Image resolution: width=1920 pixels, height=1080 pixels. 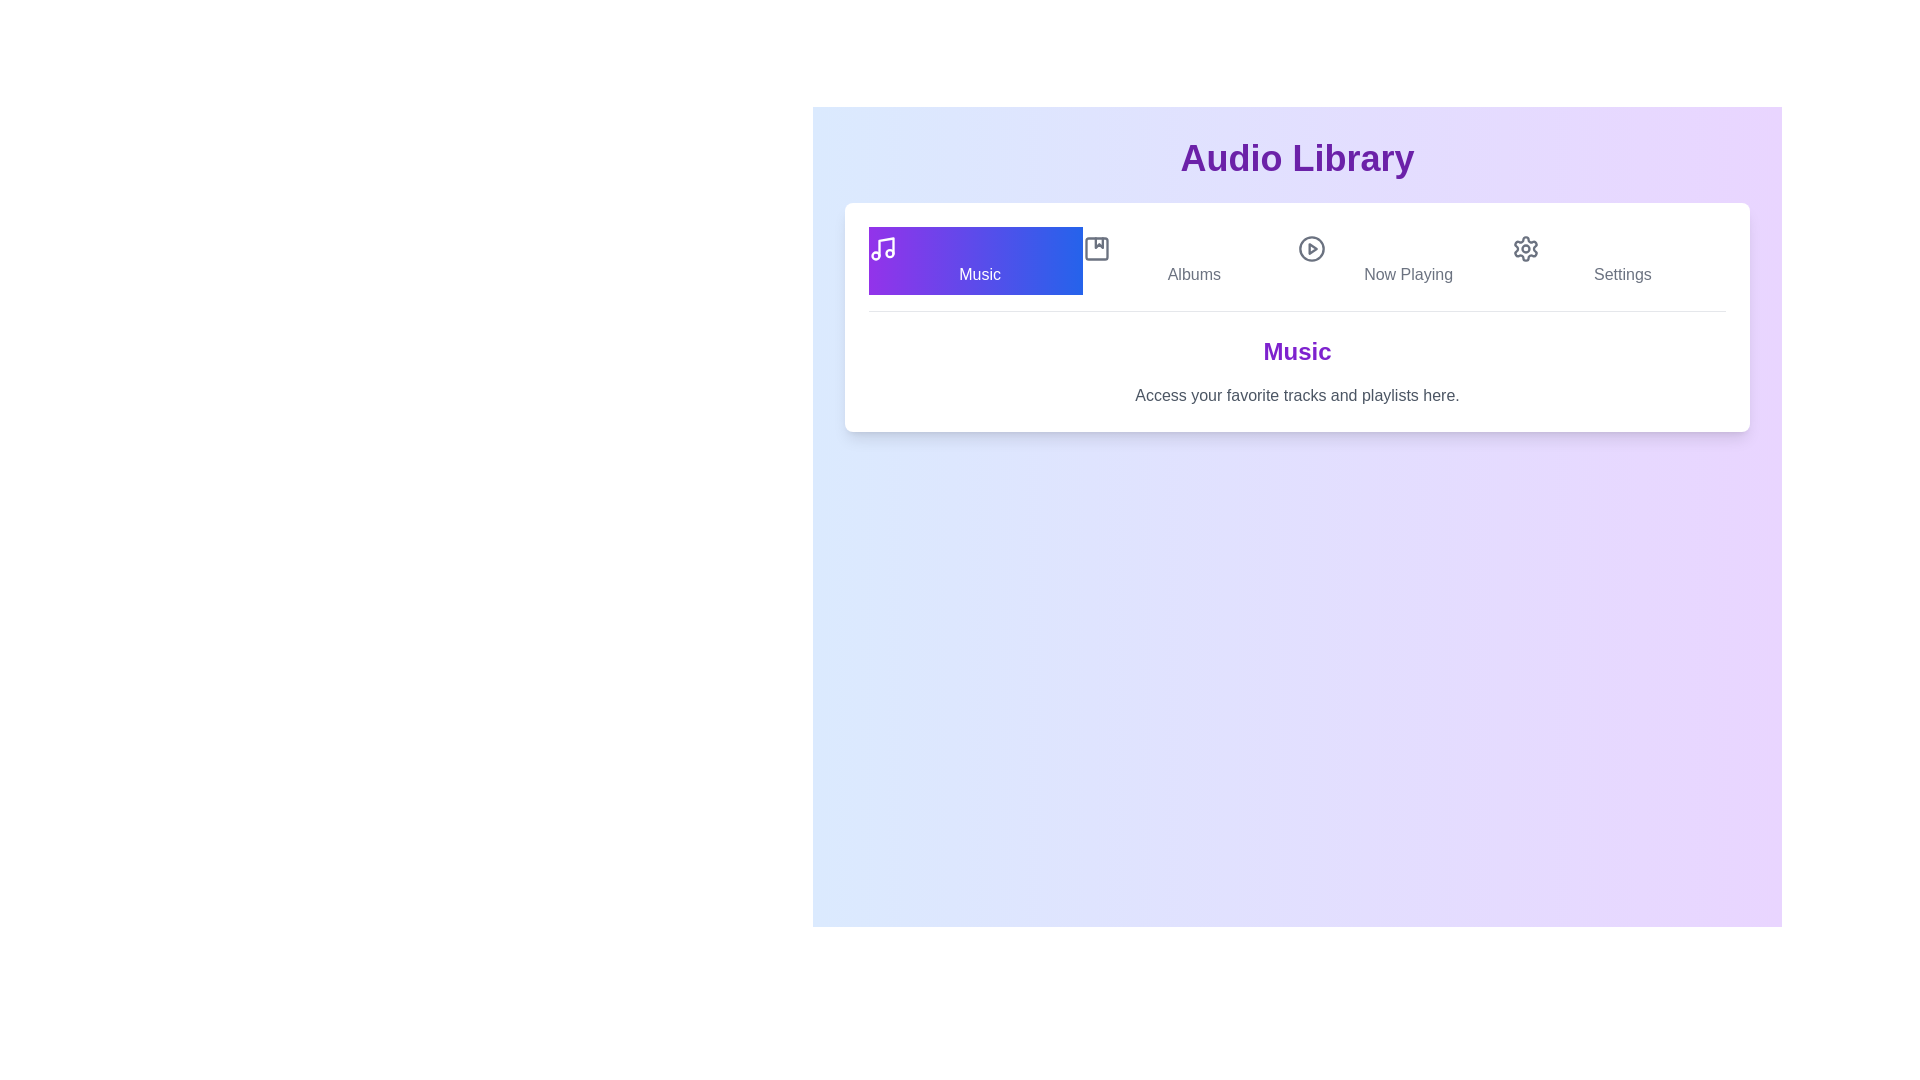 What do you see at coordinates (882, 248) in the screenshot?
I see `the music icon located in the 'Music' tab button, which is the first option in the horizontal row of tab buttons at the top of the main content area` at bounding box center [882, 248].